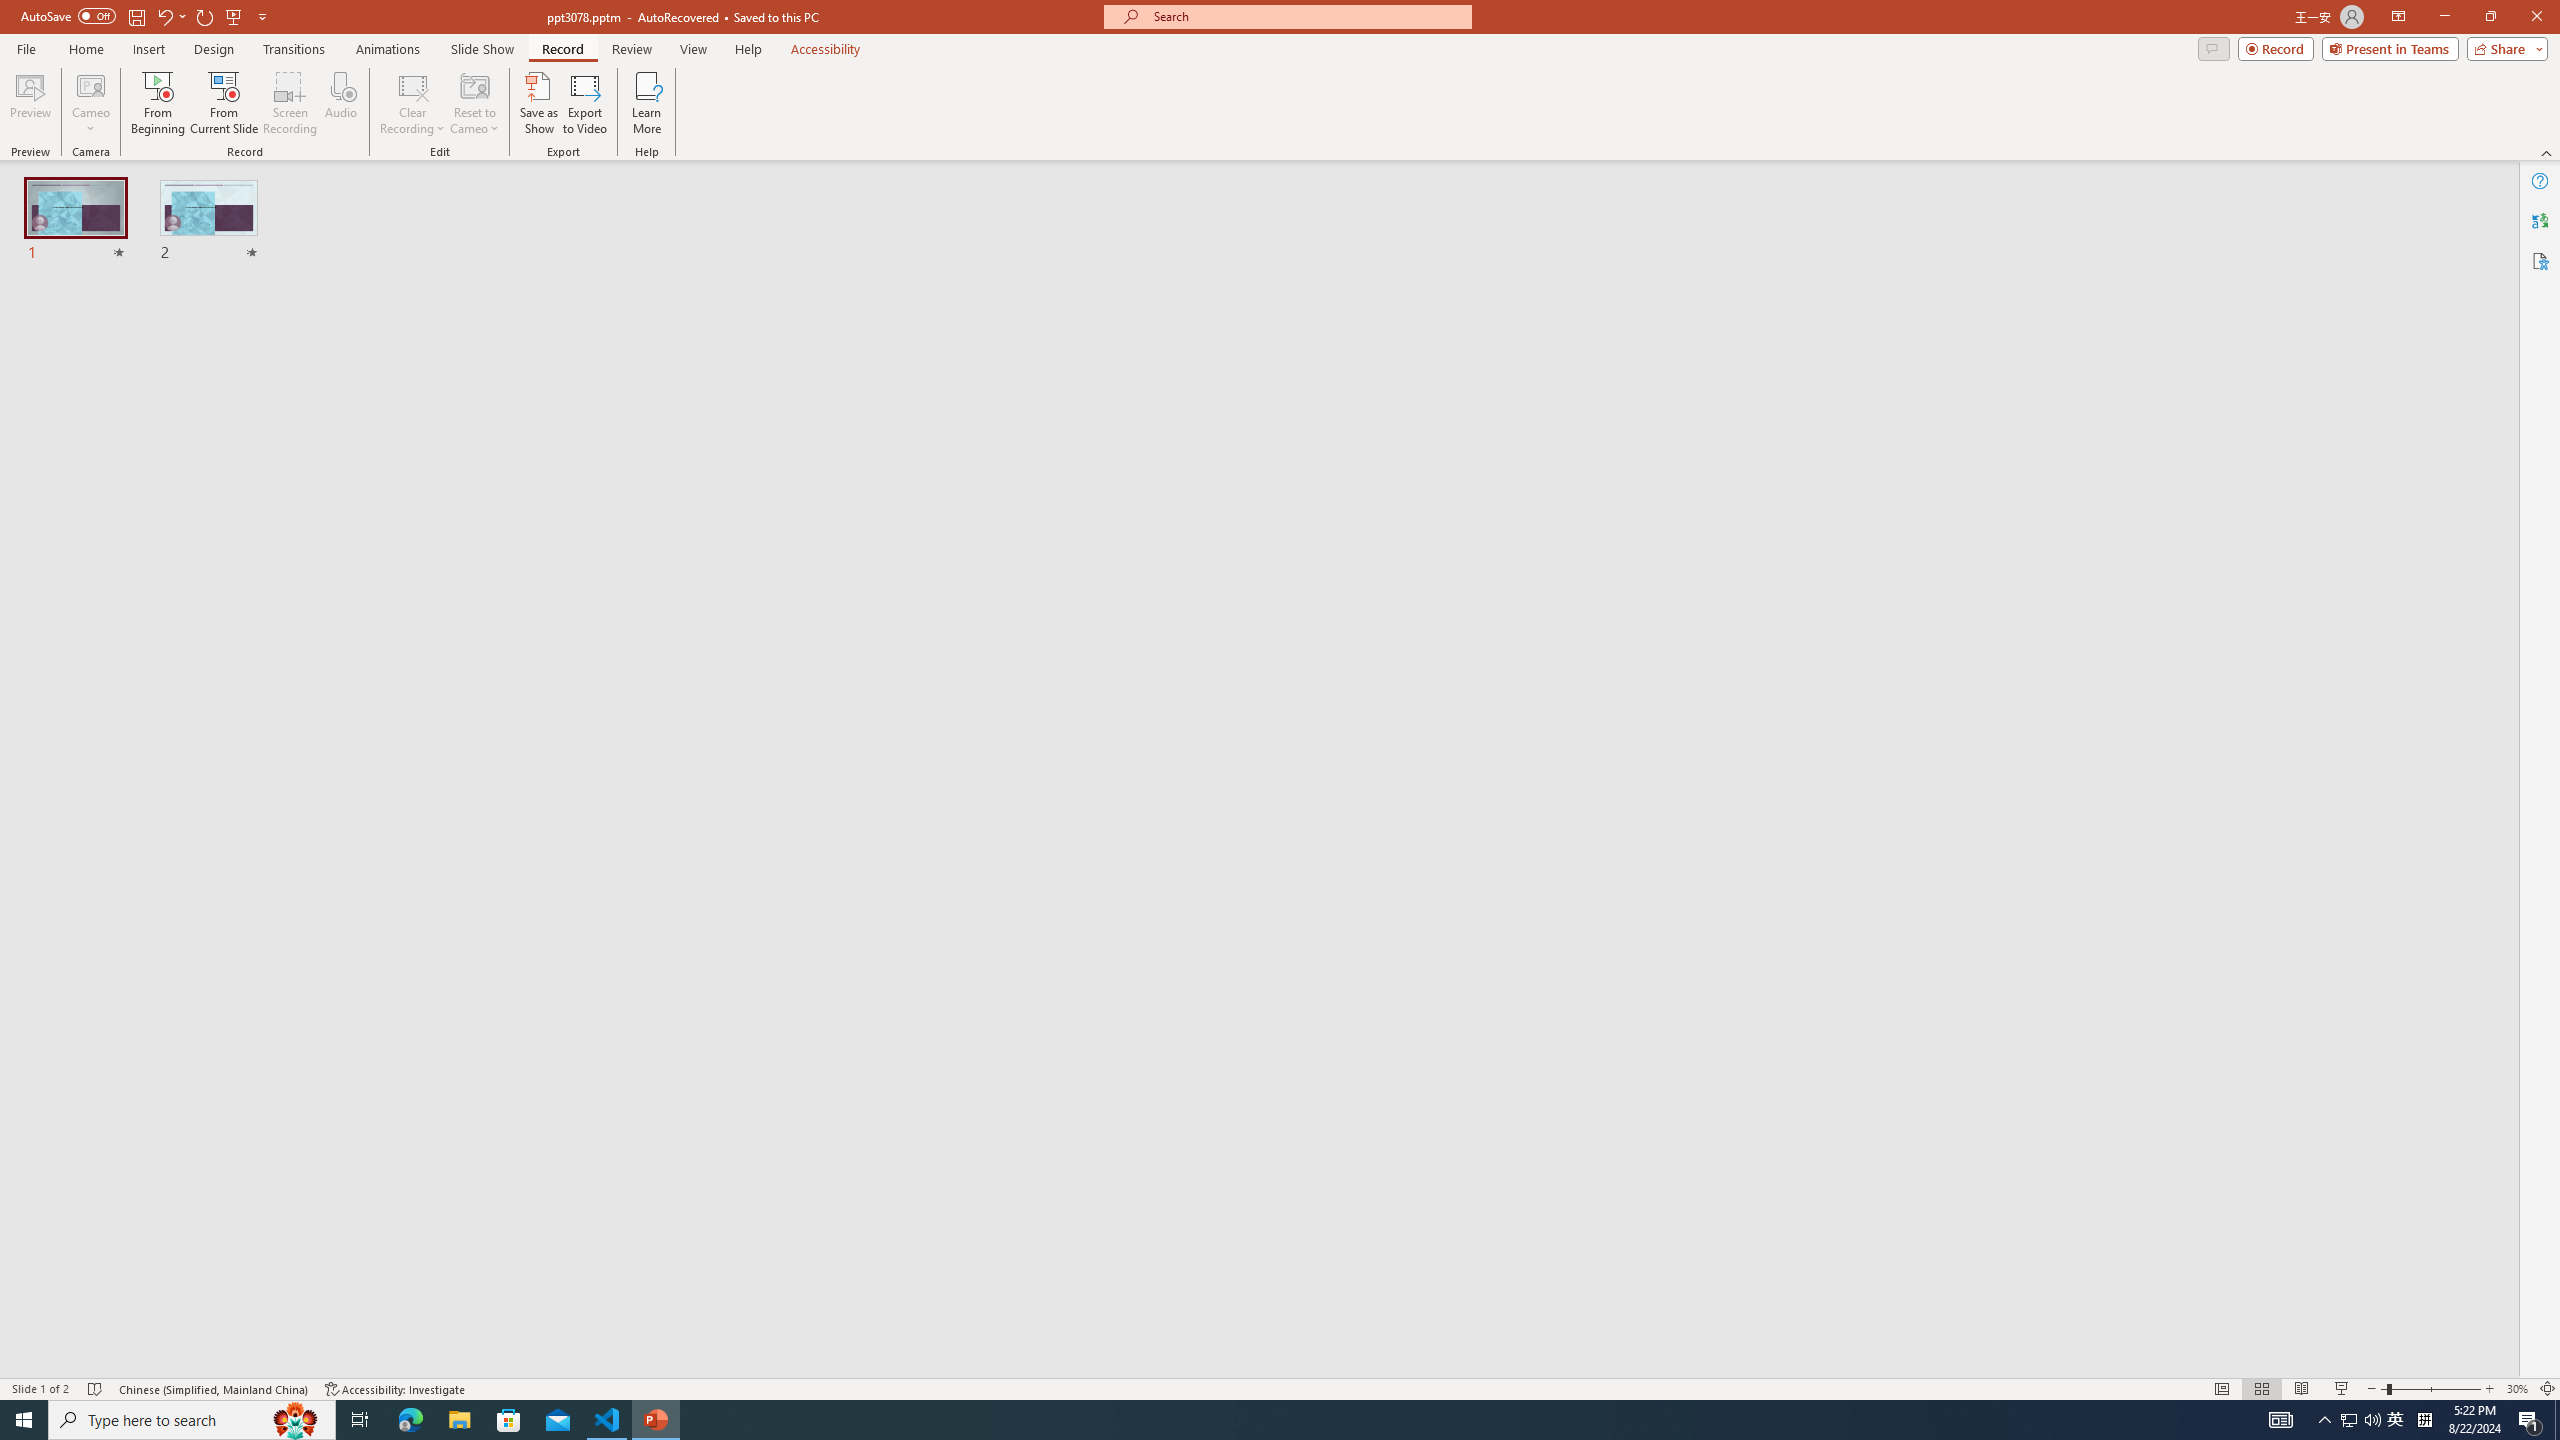 The height and width of the screenshot is (1440, 2560). What do you see at coordinates (473, 103) in the screenshot?
I see `'Reset to Cameo'` at bounding box center [473, 103].